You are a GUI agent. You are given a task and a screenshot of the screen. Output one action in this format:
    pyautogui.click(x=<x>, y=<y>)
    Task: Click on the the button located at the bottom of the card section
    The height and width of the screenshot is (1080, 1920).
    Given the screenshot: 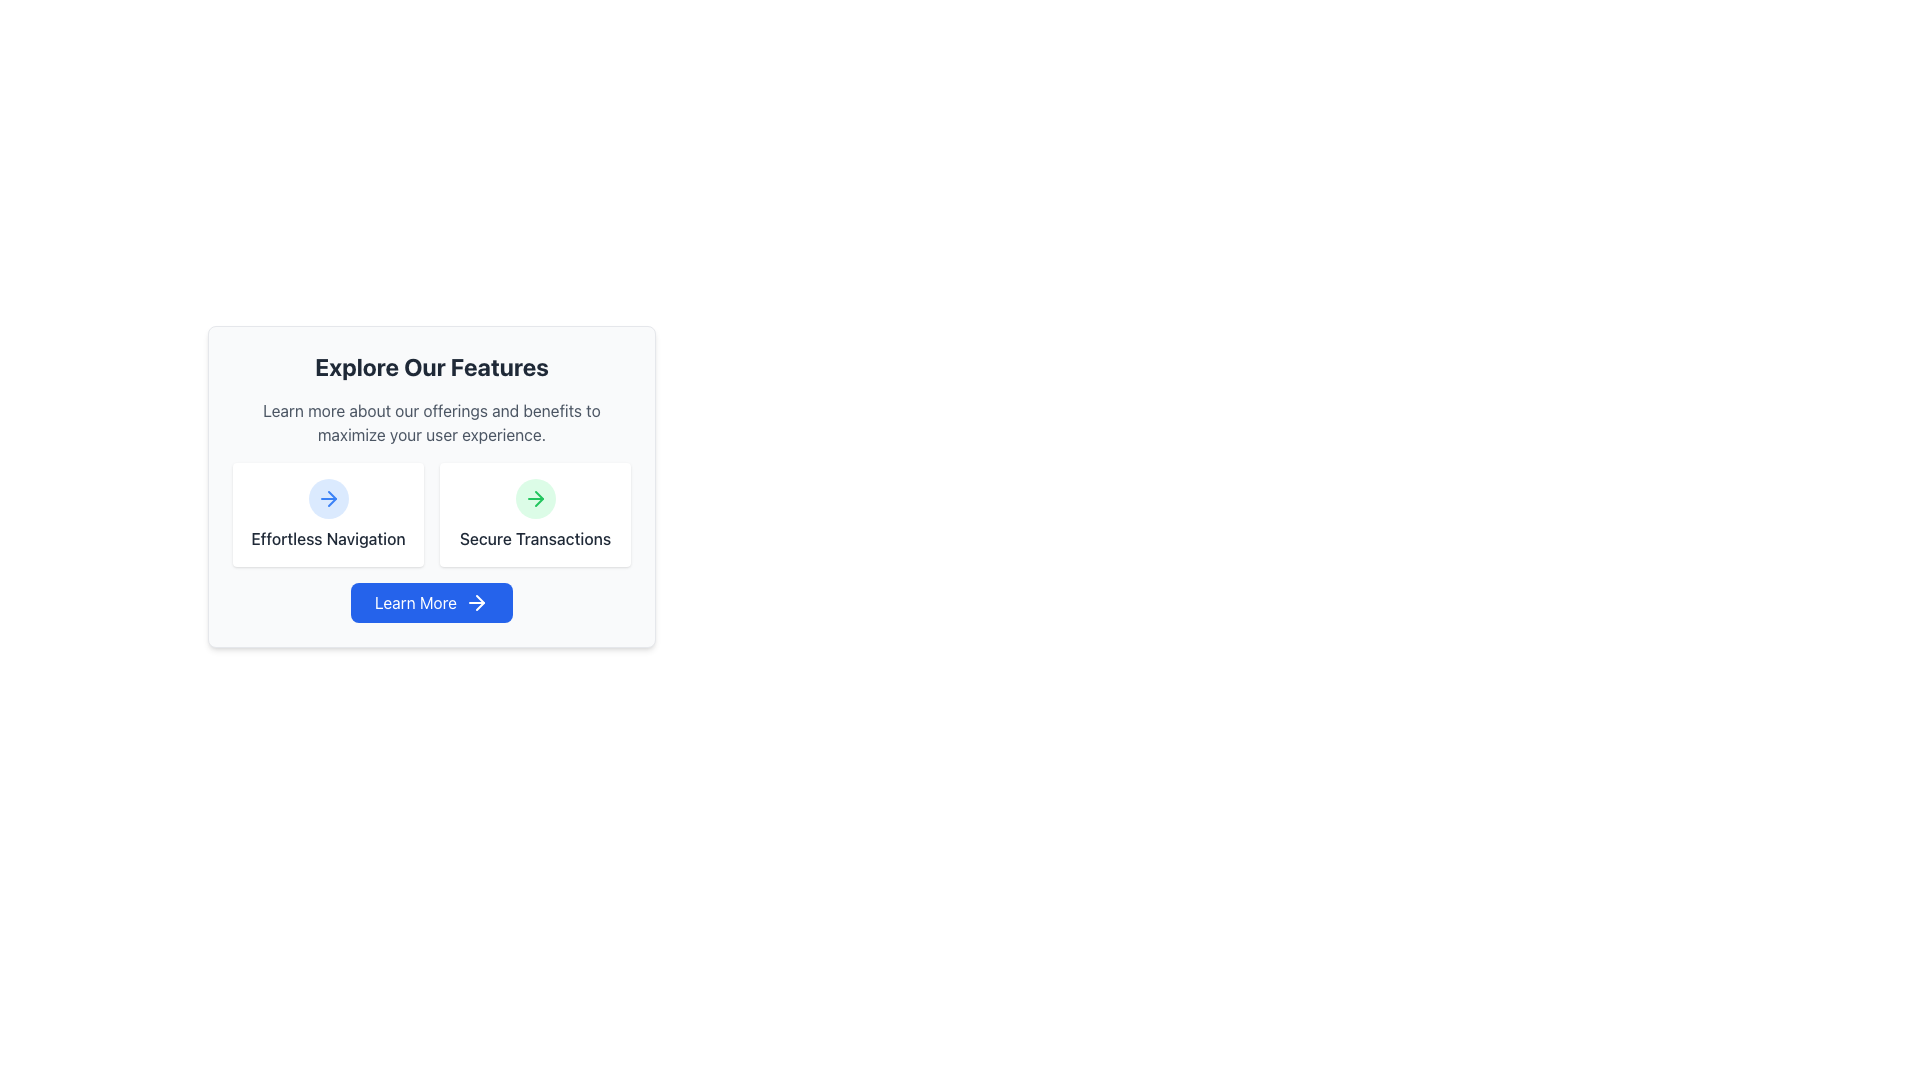 What is the action you would take?
    pyautogui.click(x=431, y=601)
    